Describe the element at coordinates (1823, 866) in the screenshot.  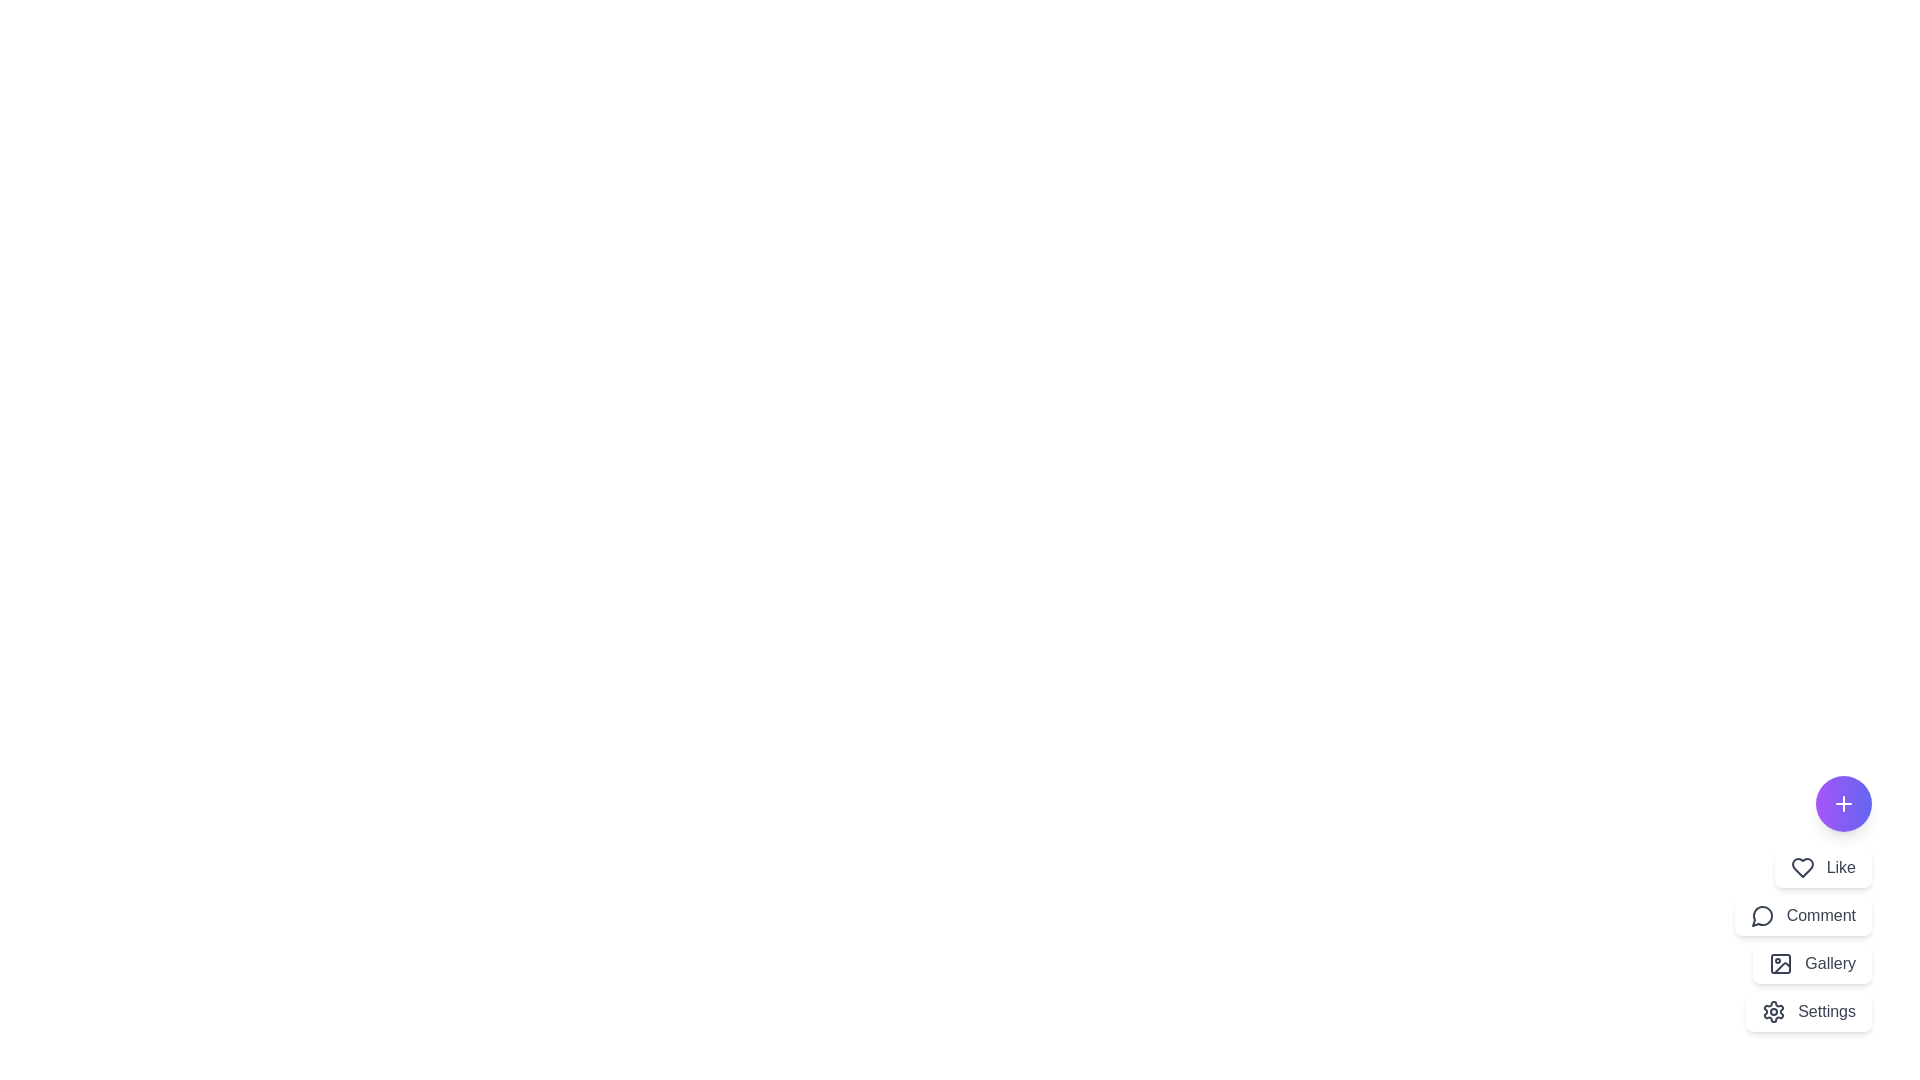
I see `the menu option Like to observe the visual feedback` at that location.